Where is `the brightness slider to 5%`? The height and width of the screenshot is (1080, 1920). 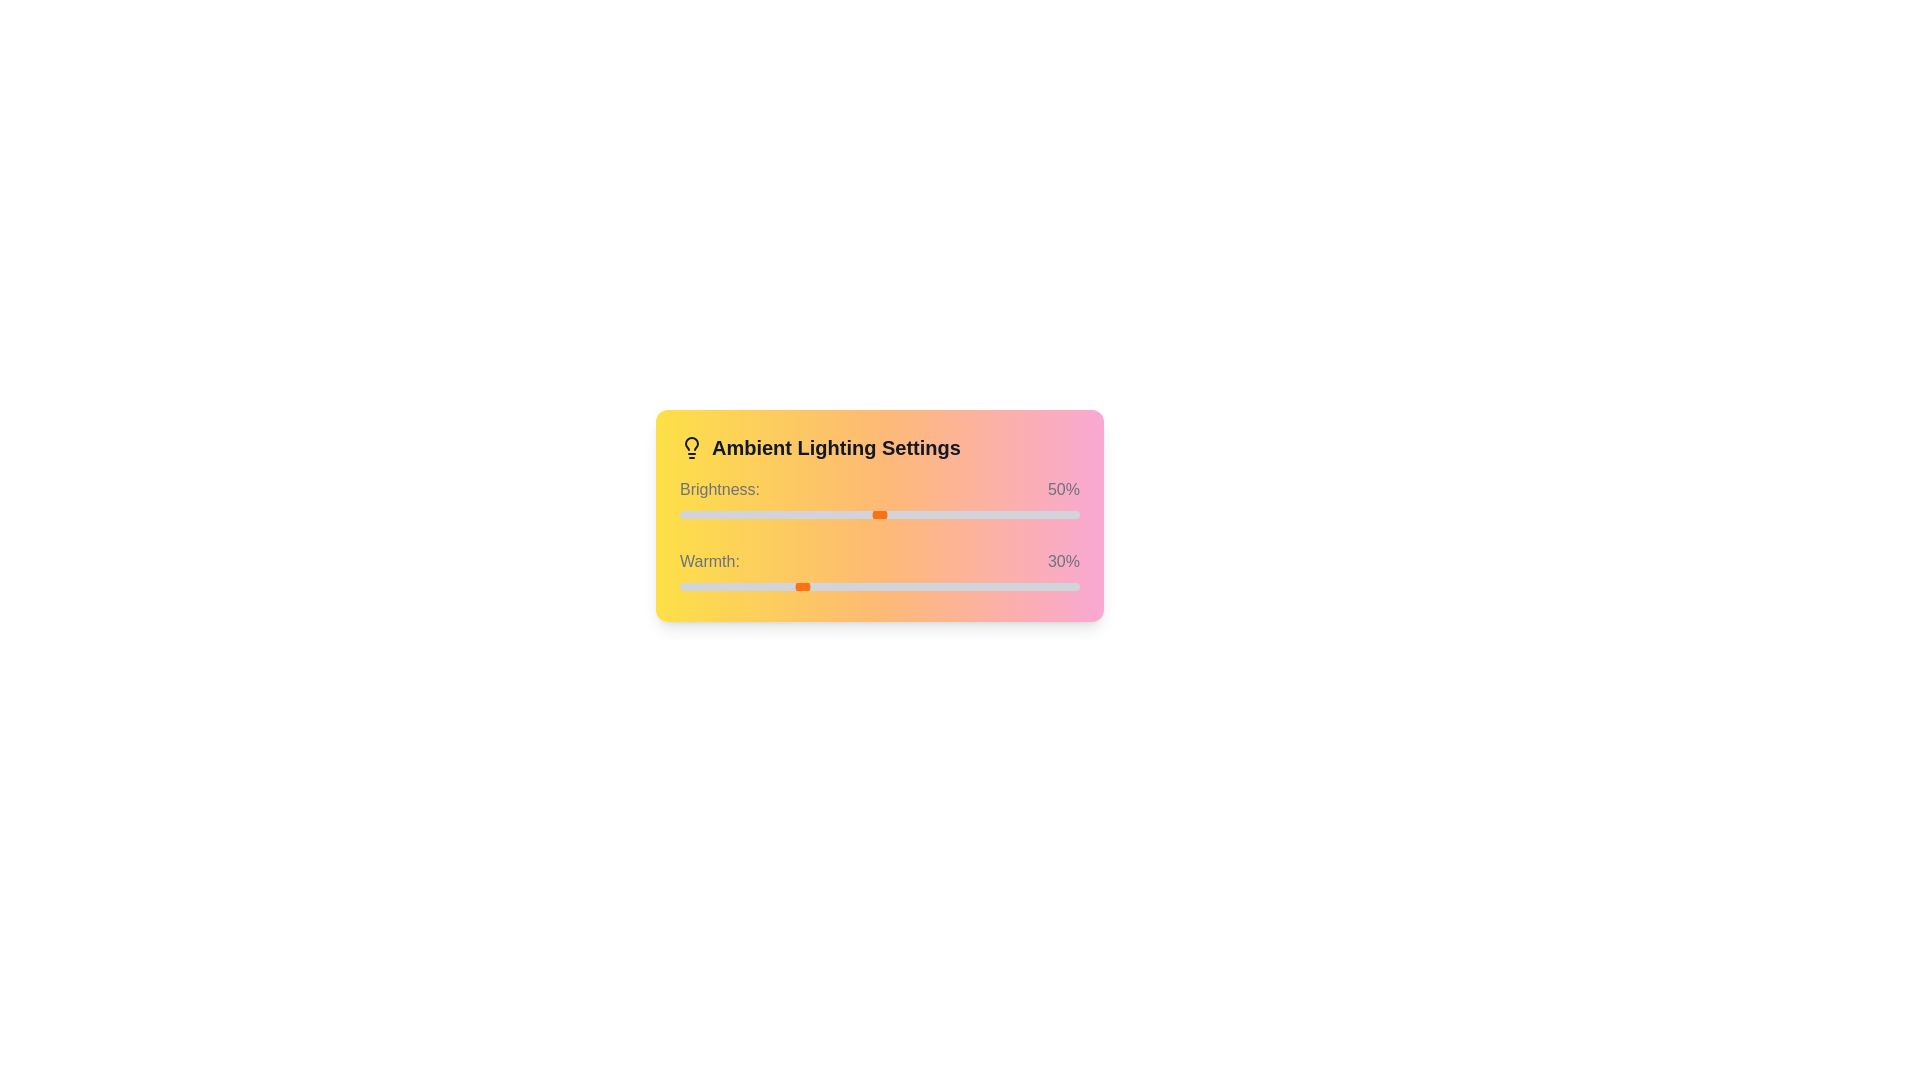
the brightness slider to 5% is located at coordinates (700, 514).